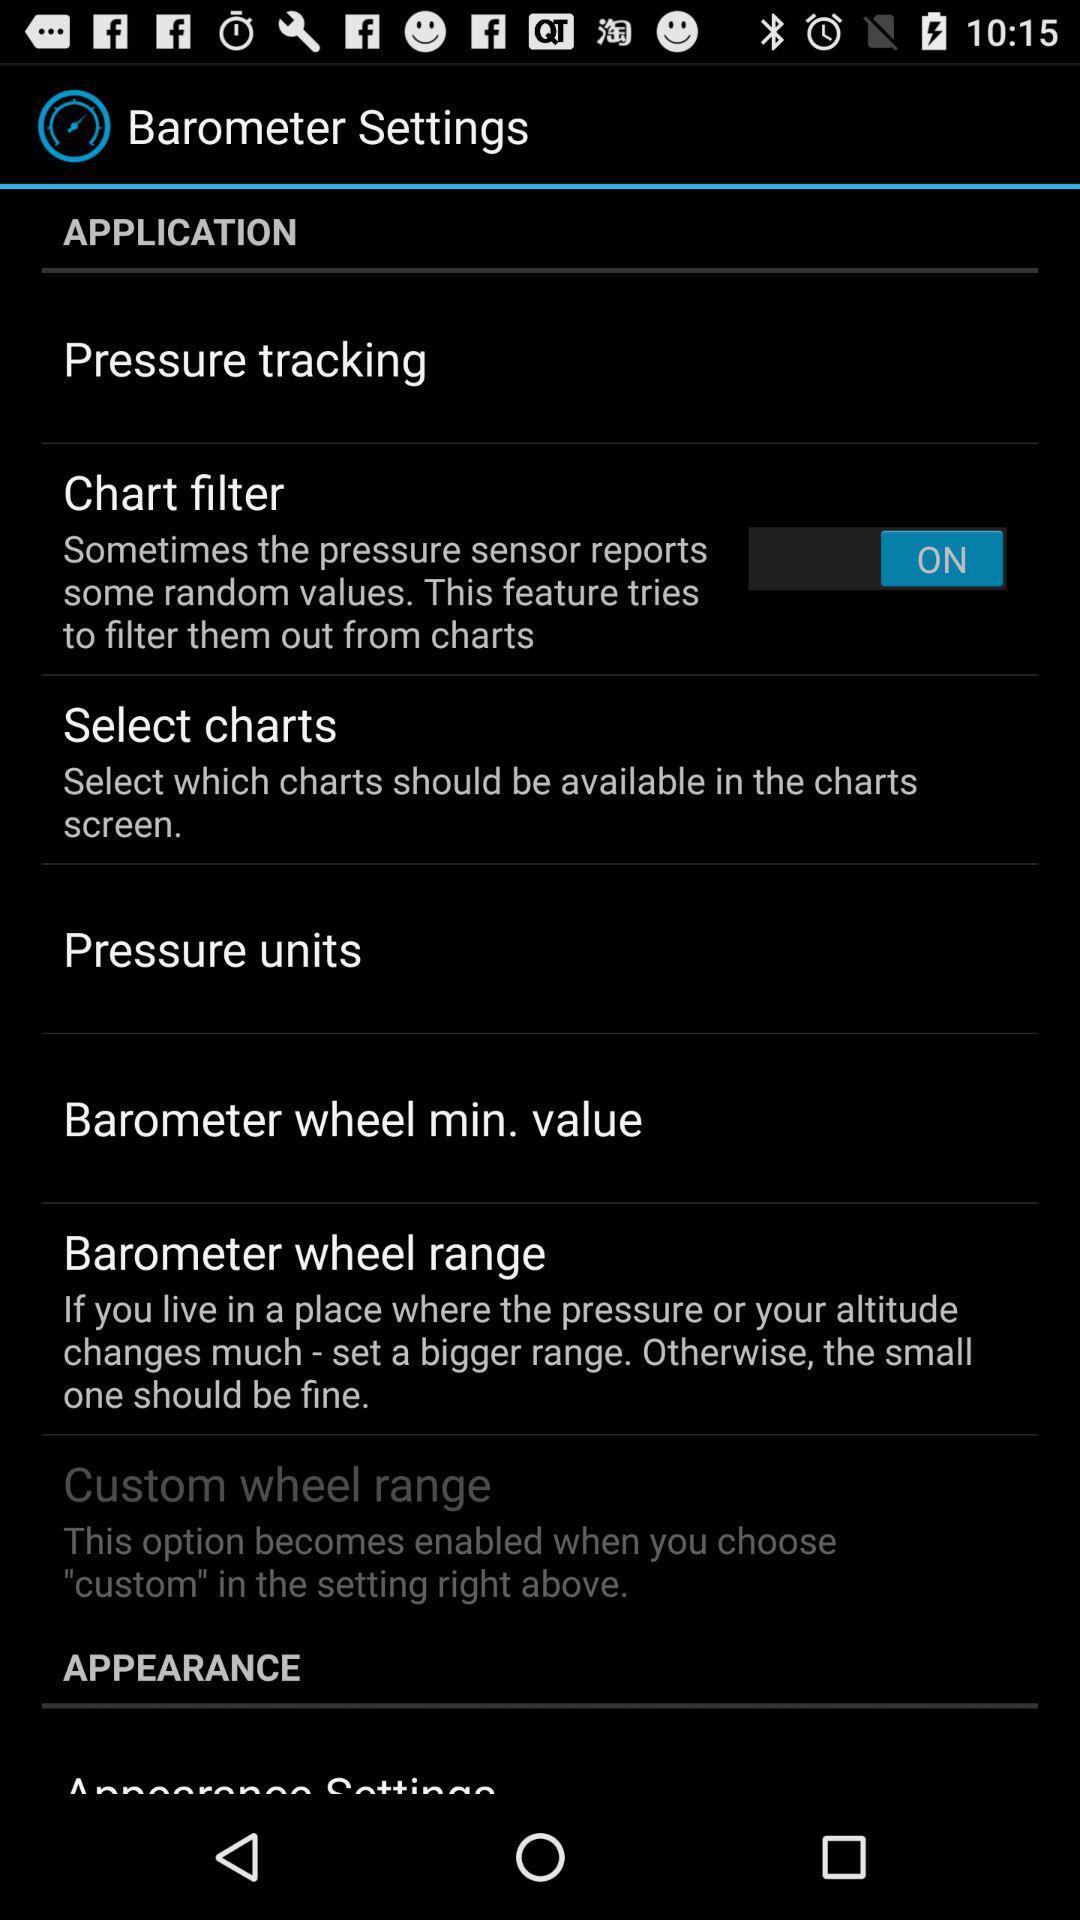 The image size is (1080, 1920). What do you see at coordinates (212, 947) in the screenshot?
I see `item below the select which charts item` at bounding box center [212, 947].